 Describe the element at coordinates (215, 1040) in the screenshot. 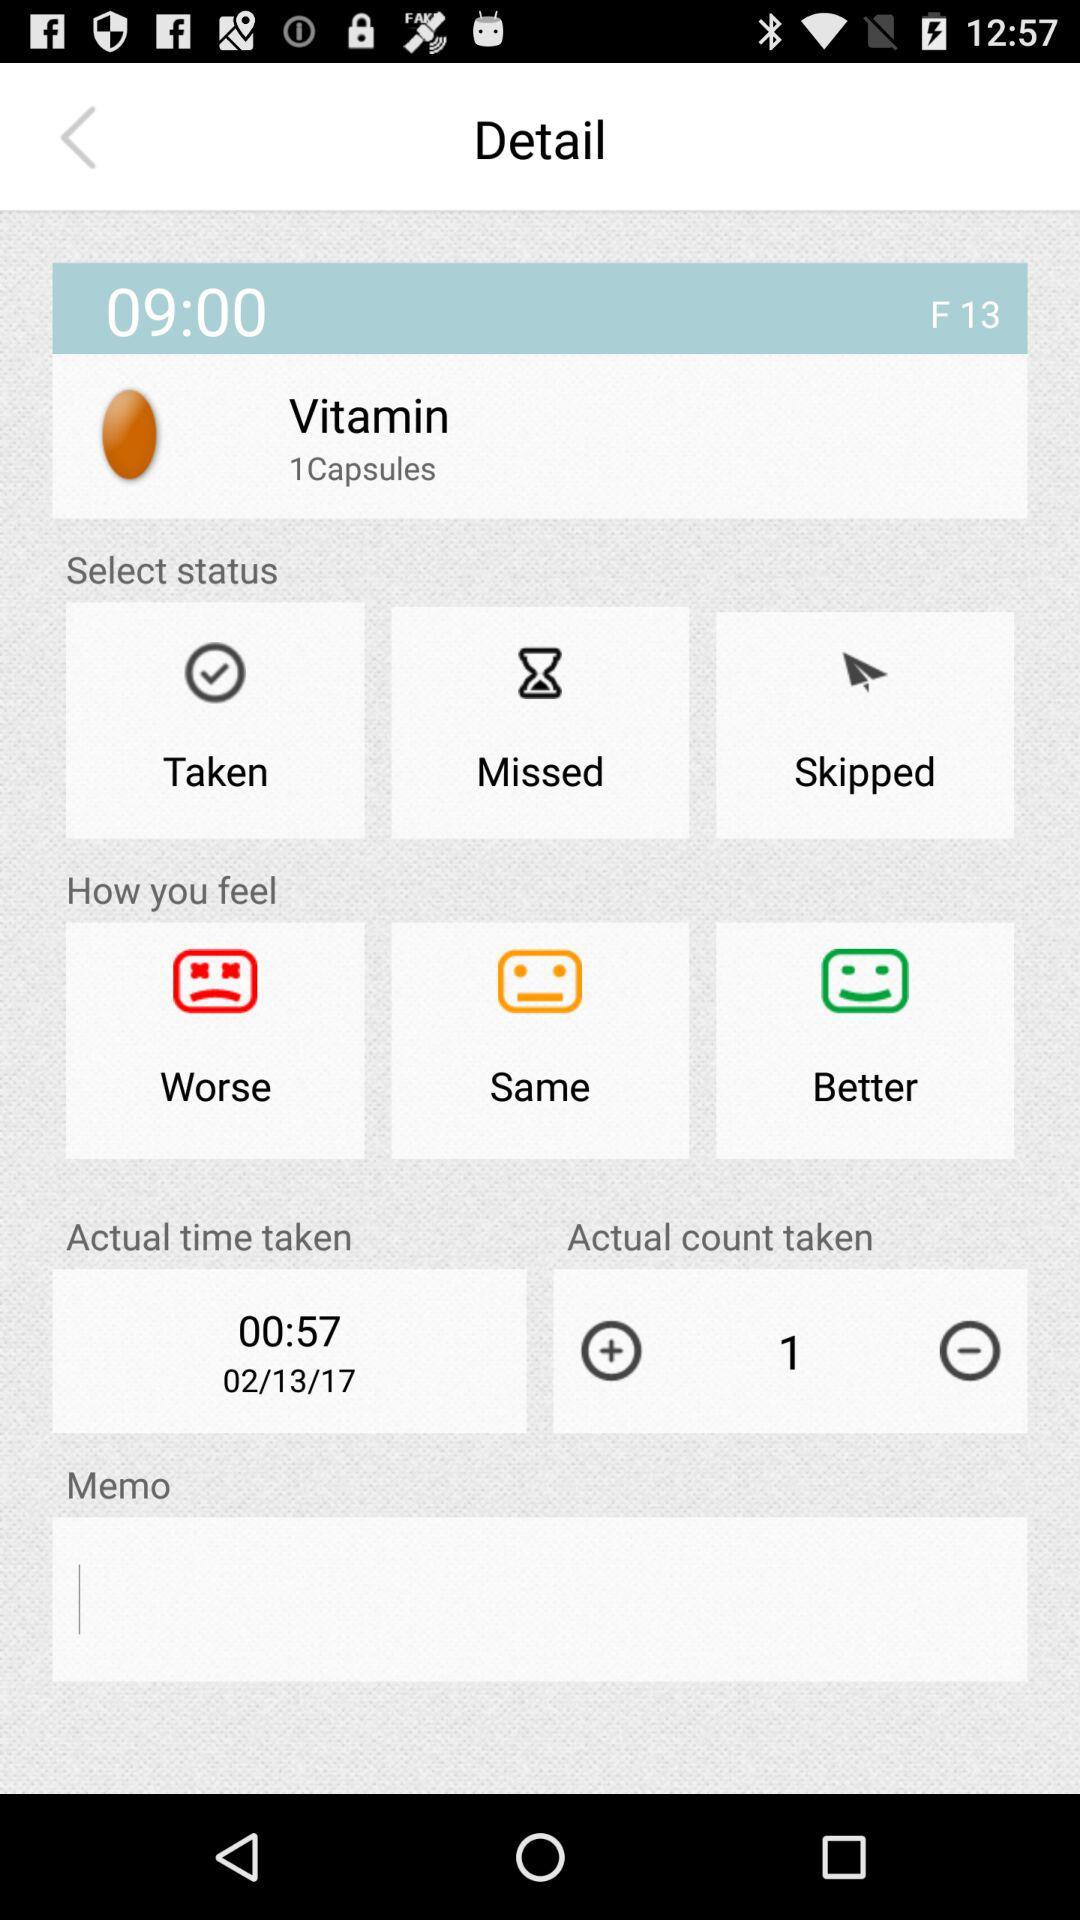

I see `worse` at that location.